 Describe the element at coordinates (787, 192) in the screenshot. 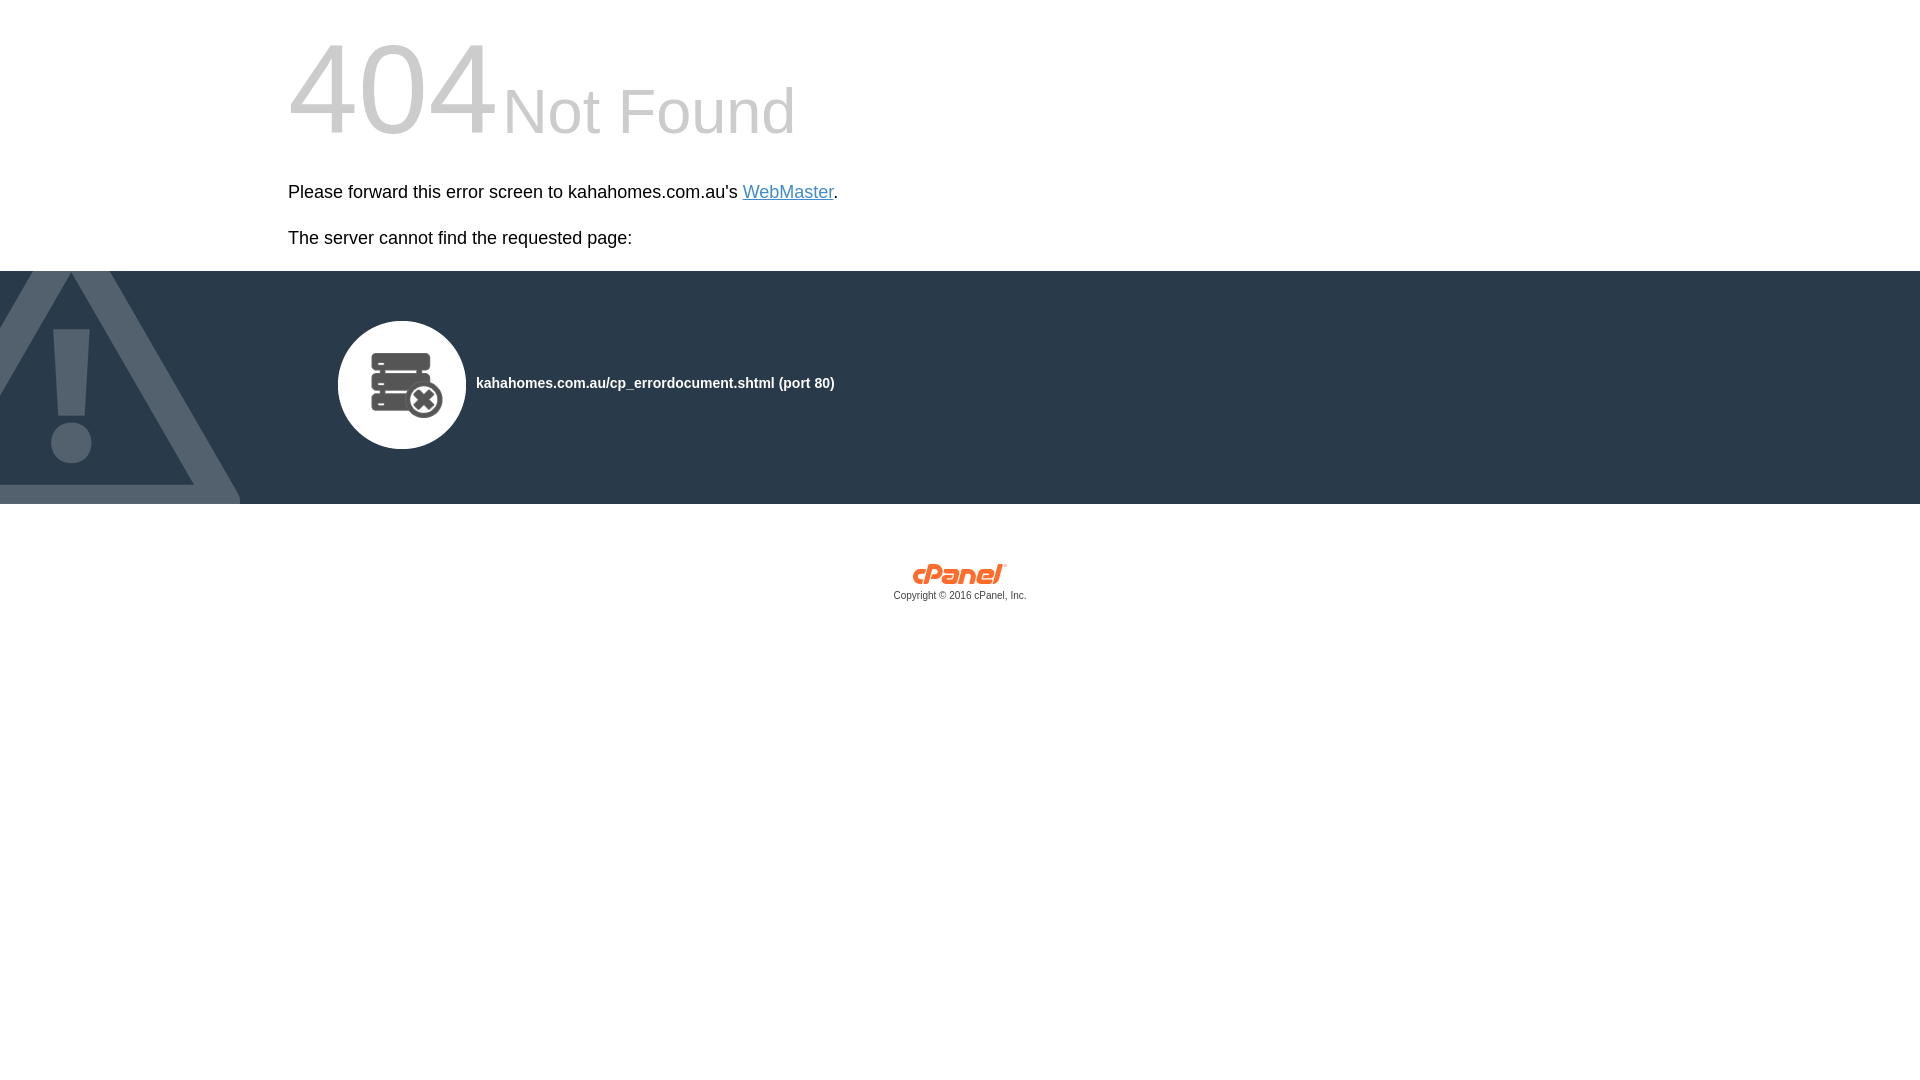

I see `'WebMaster'` at that location.